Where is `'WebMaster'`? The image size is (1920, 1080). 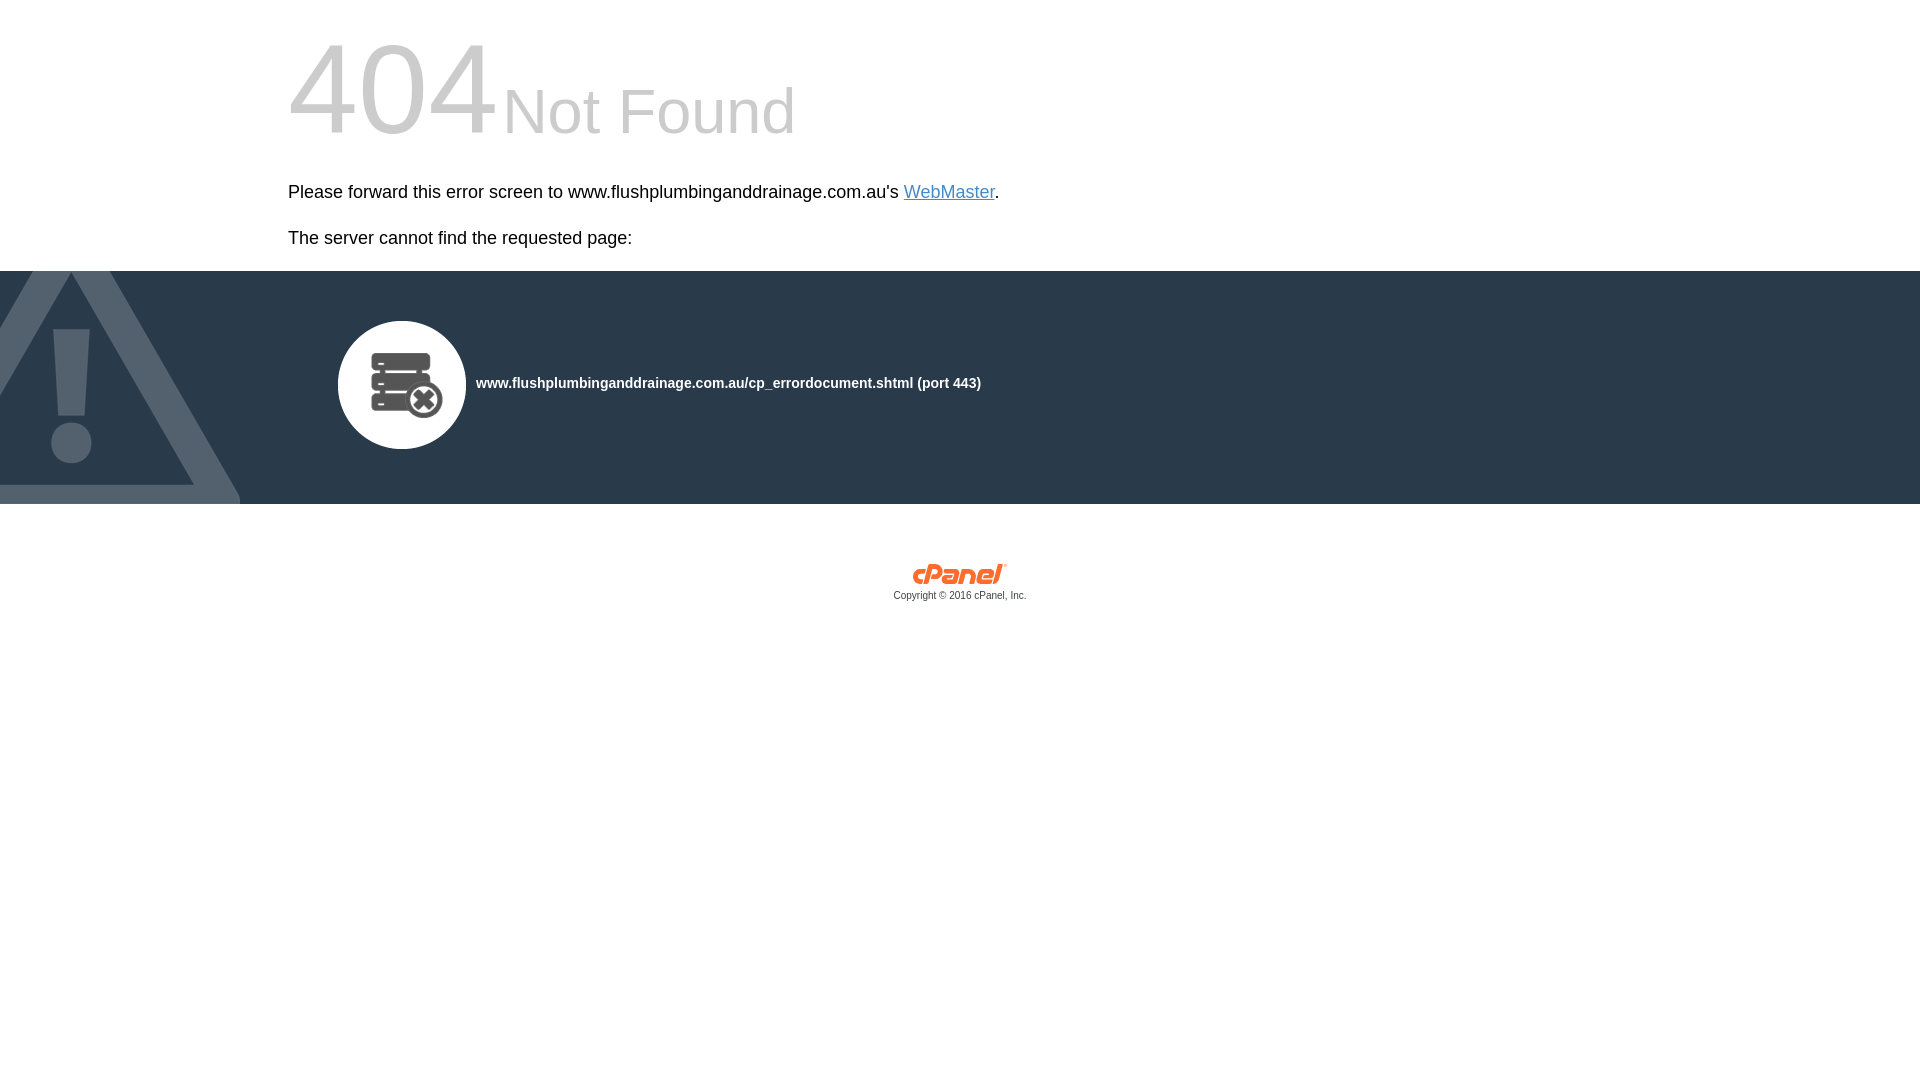 'WebMaster' is located at coordinates (902, 192).